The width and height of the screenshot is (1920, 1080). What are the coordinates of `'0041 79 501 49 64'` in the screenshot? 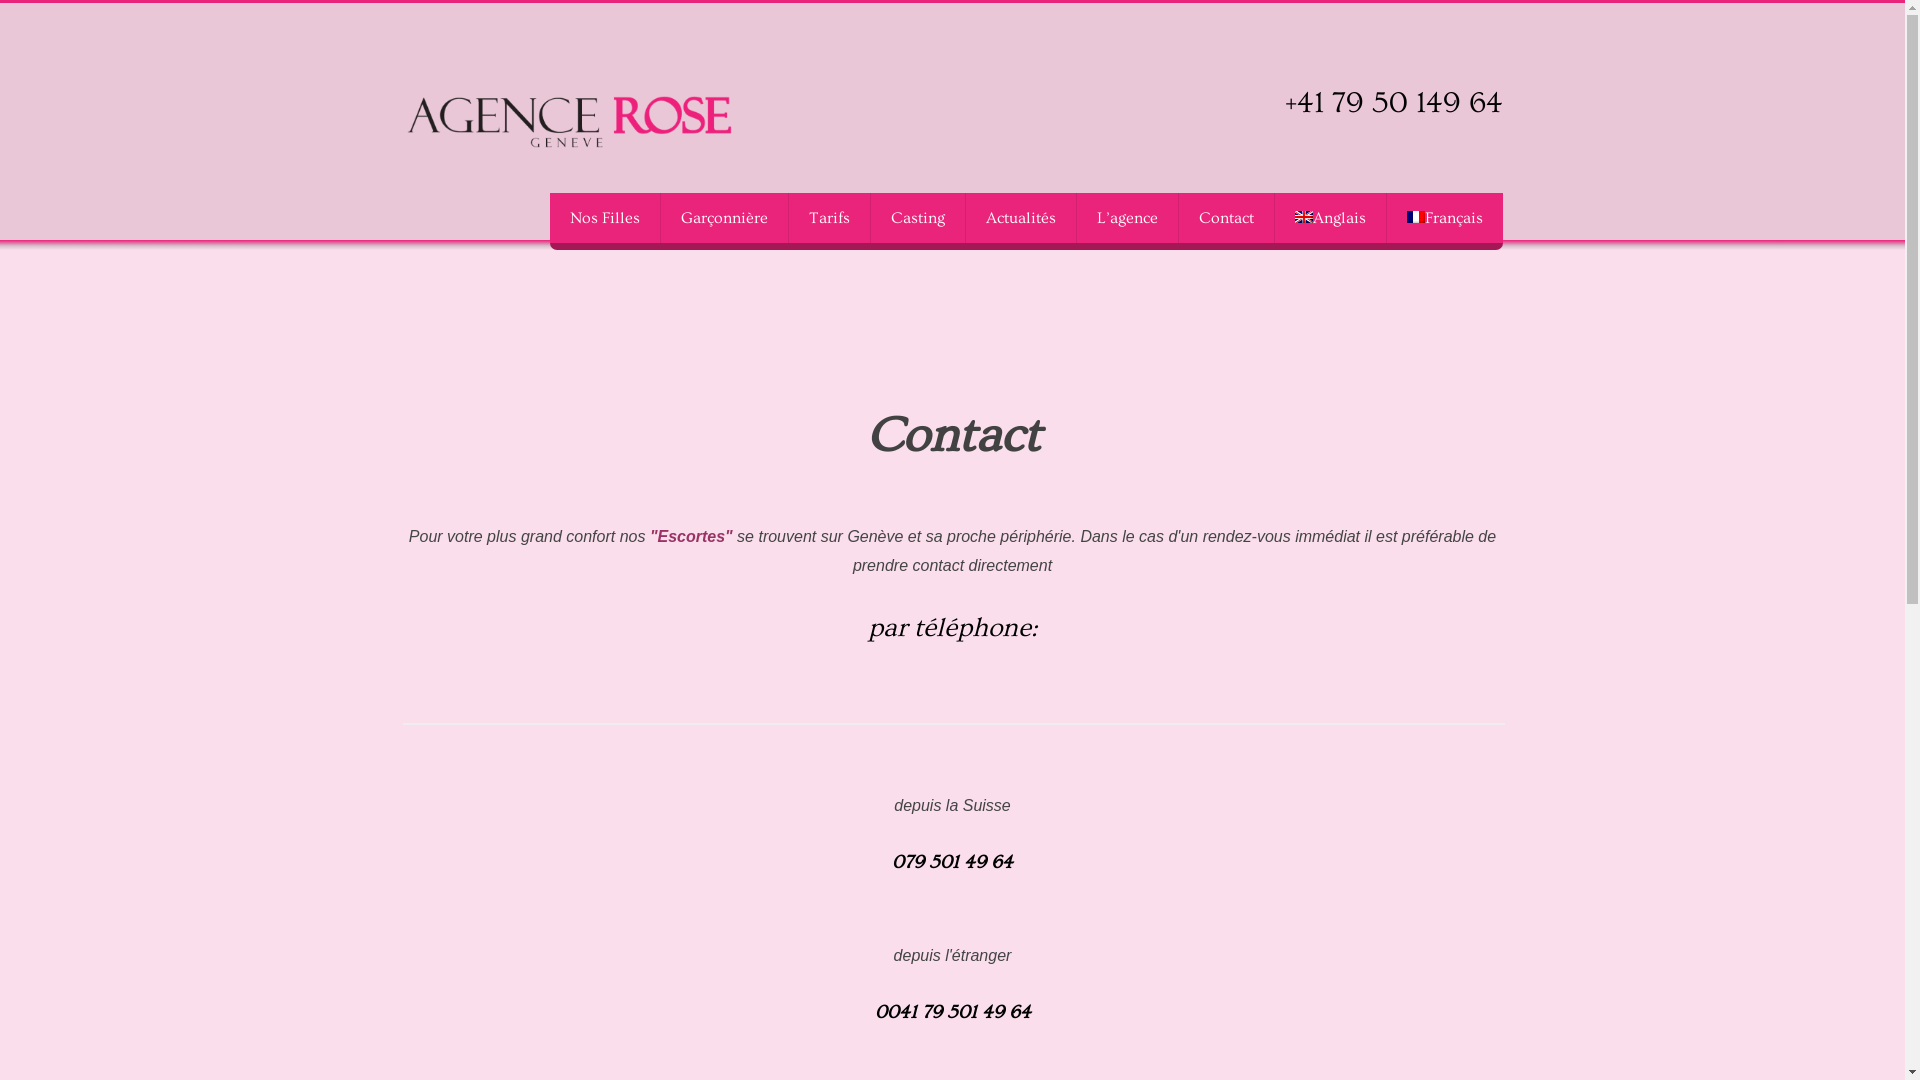 It's located at (950, 1012).